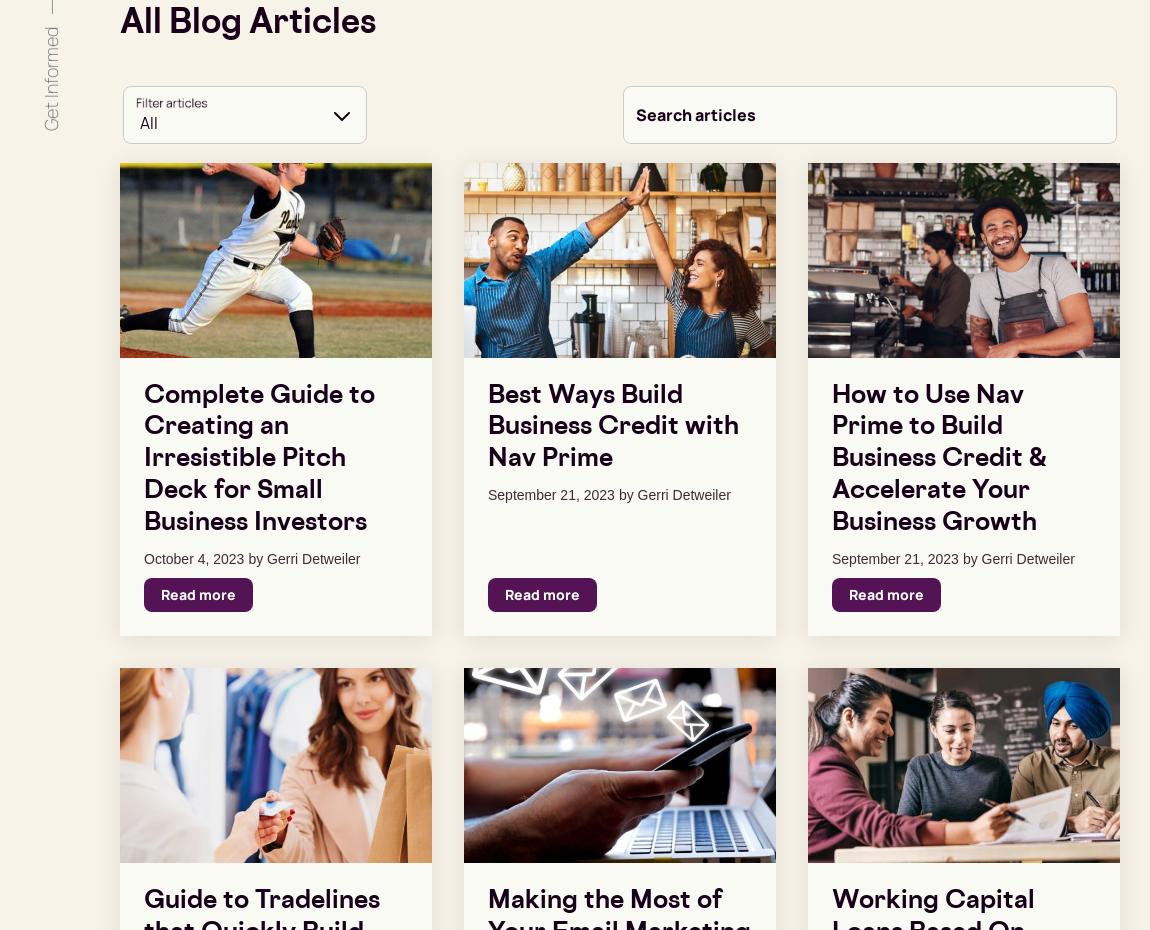 This screenshot has height=930, width=1150. What do you see at coordinates (258, 459) in the screenshot?
I see `'Complete Guide to Creating an Irresistible Pitch Deck for Small Business Investors'` at bounding box center [258, 459].